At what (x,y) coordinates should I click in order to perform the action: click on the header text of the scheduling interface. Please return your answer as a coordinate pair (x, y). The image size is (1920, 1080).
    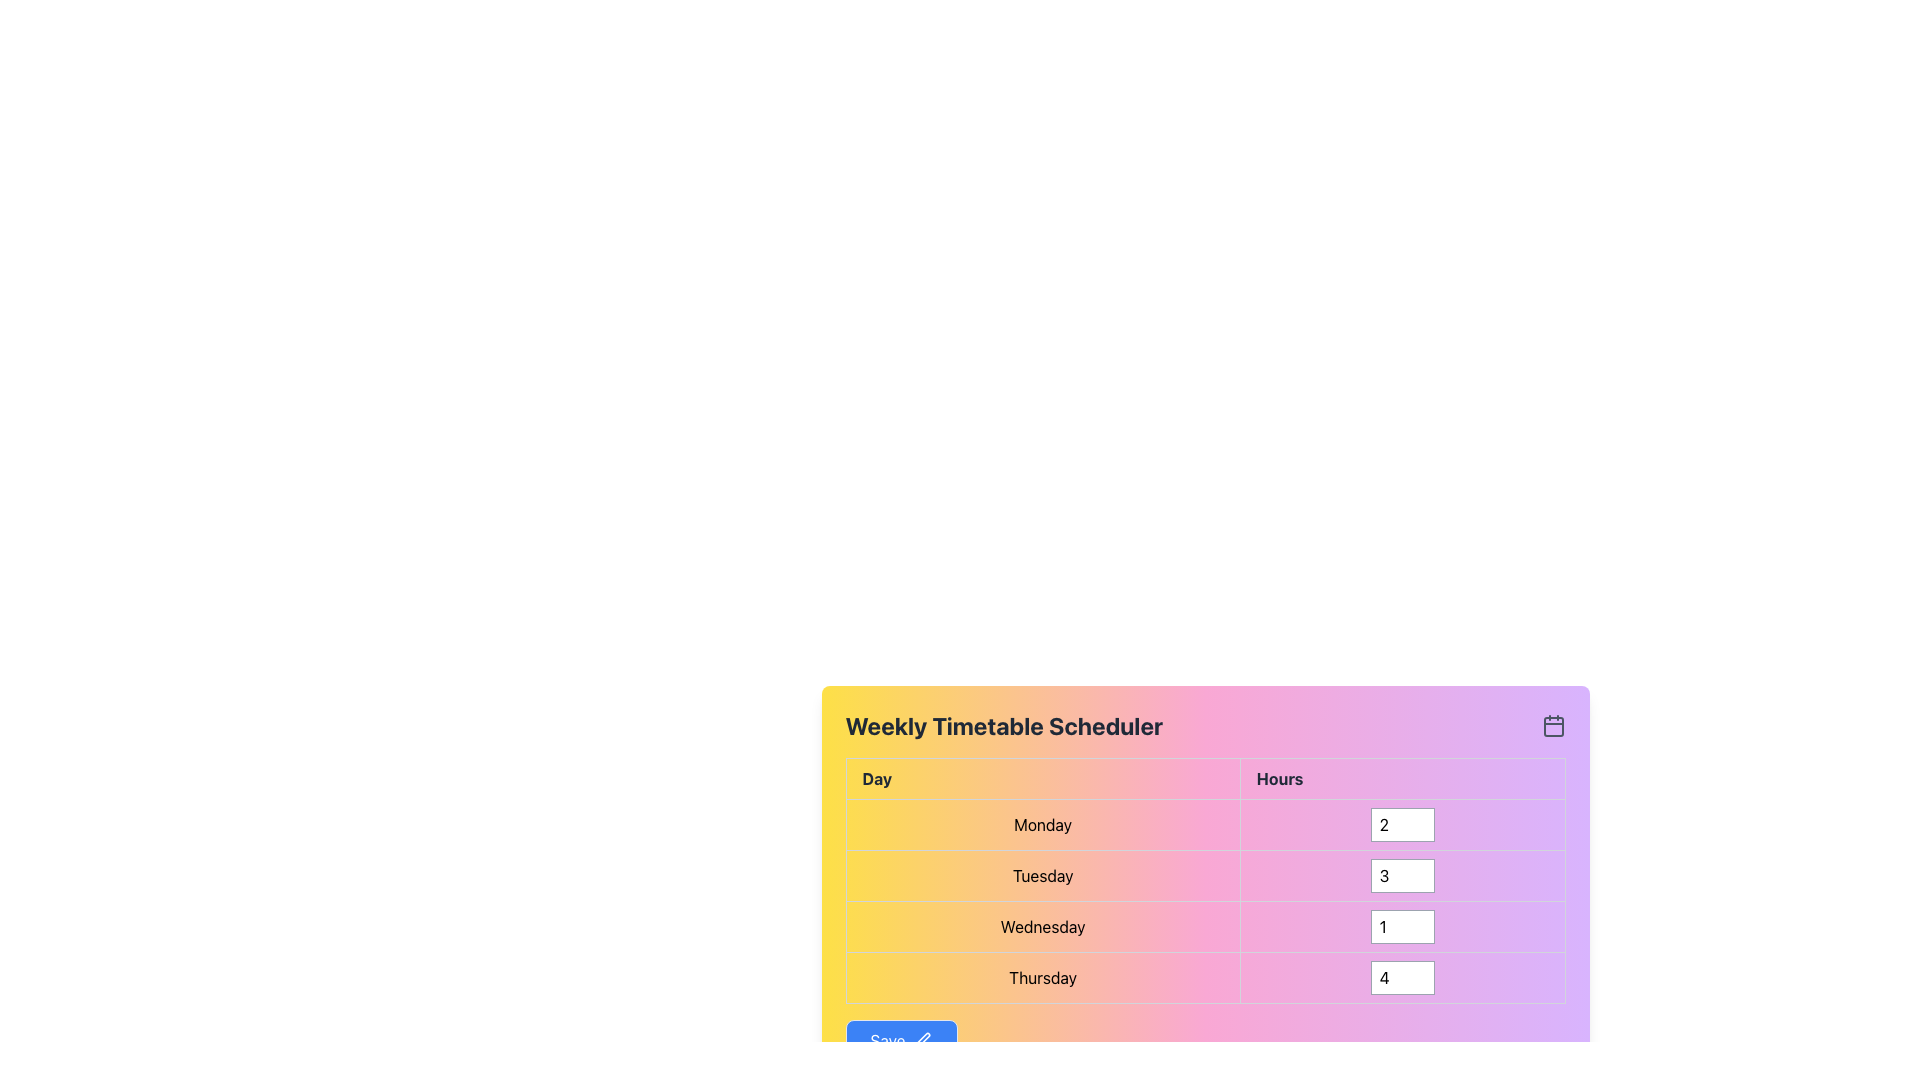
    Looking at the image, I should click on (1004, 725).